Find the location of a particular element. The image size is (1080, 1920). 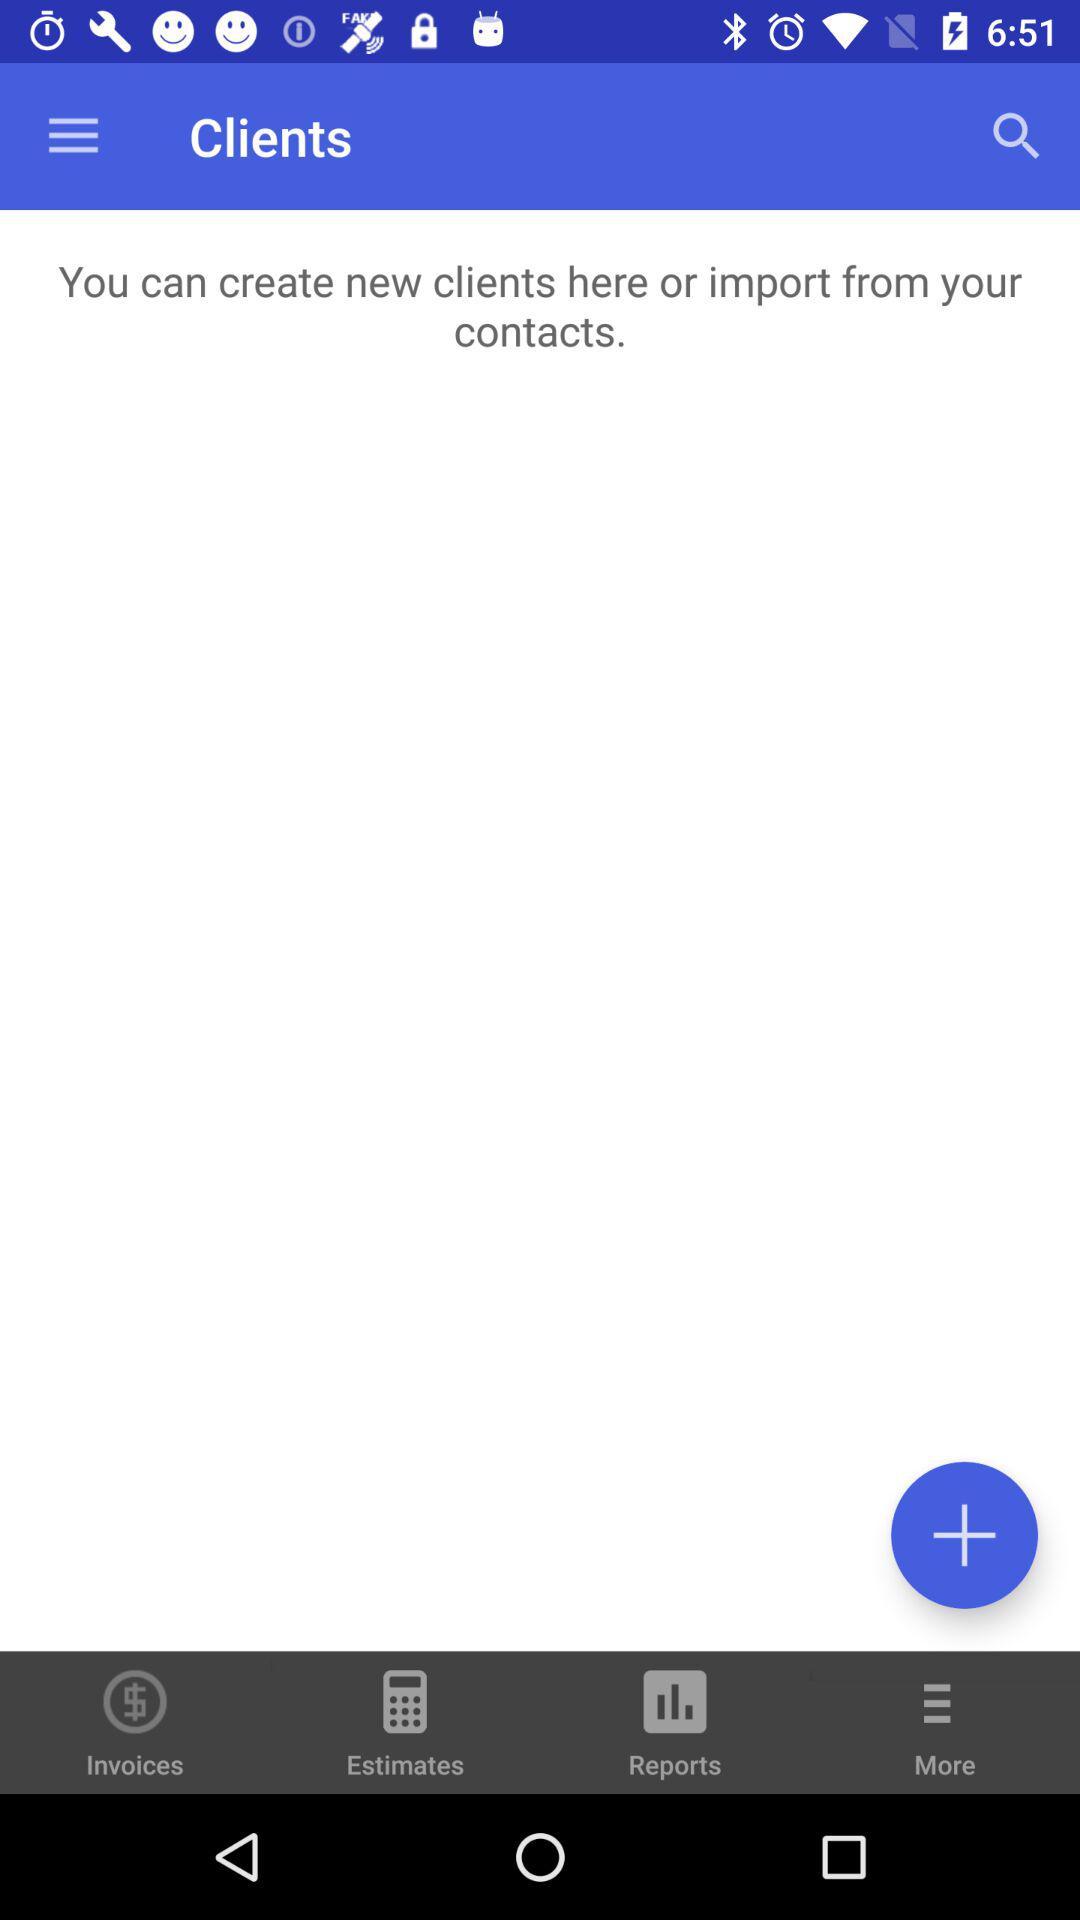

item next to the reports item is located at coordinates (405, 1731).